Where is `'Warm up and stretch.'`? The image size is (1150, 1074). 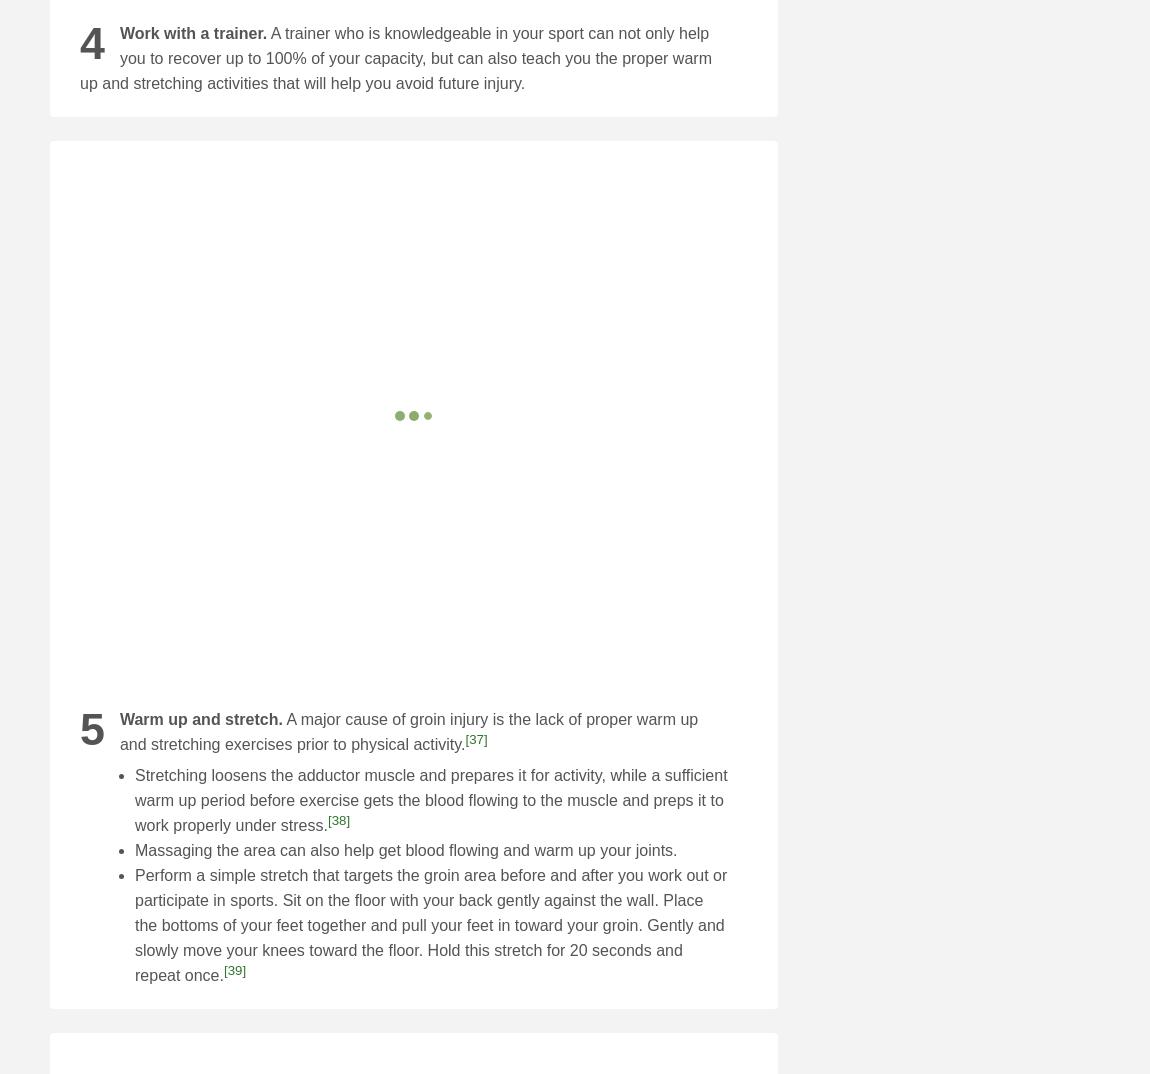 'Warm up and stretch.' is located at coordinates (199, 719).